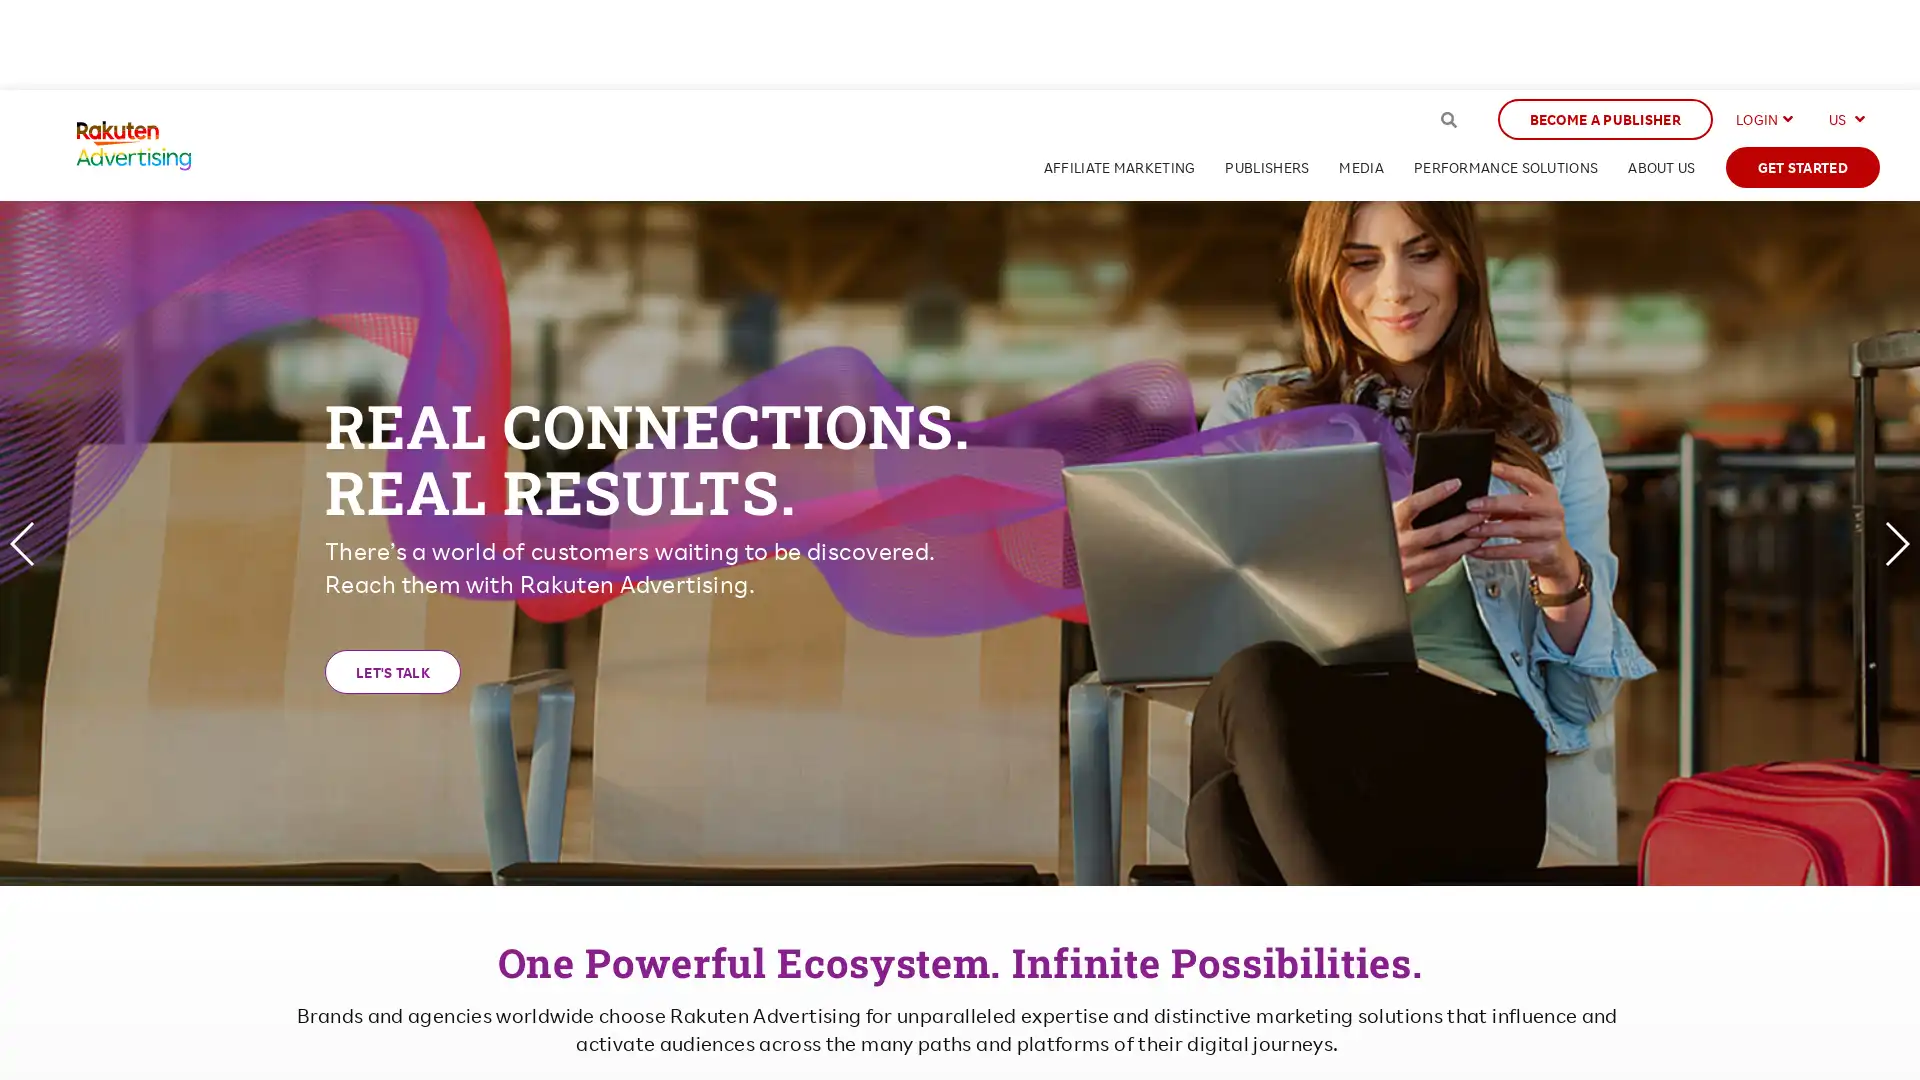 The height and width of the screenshot is (1080, 1920). Describe the element at coordinates (1448, 119) in the screenshot. I see `Search Submit` at that location.